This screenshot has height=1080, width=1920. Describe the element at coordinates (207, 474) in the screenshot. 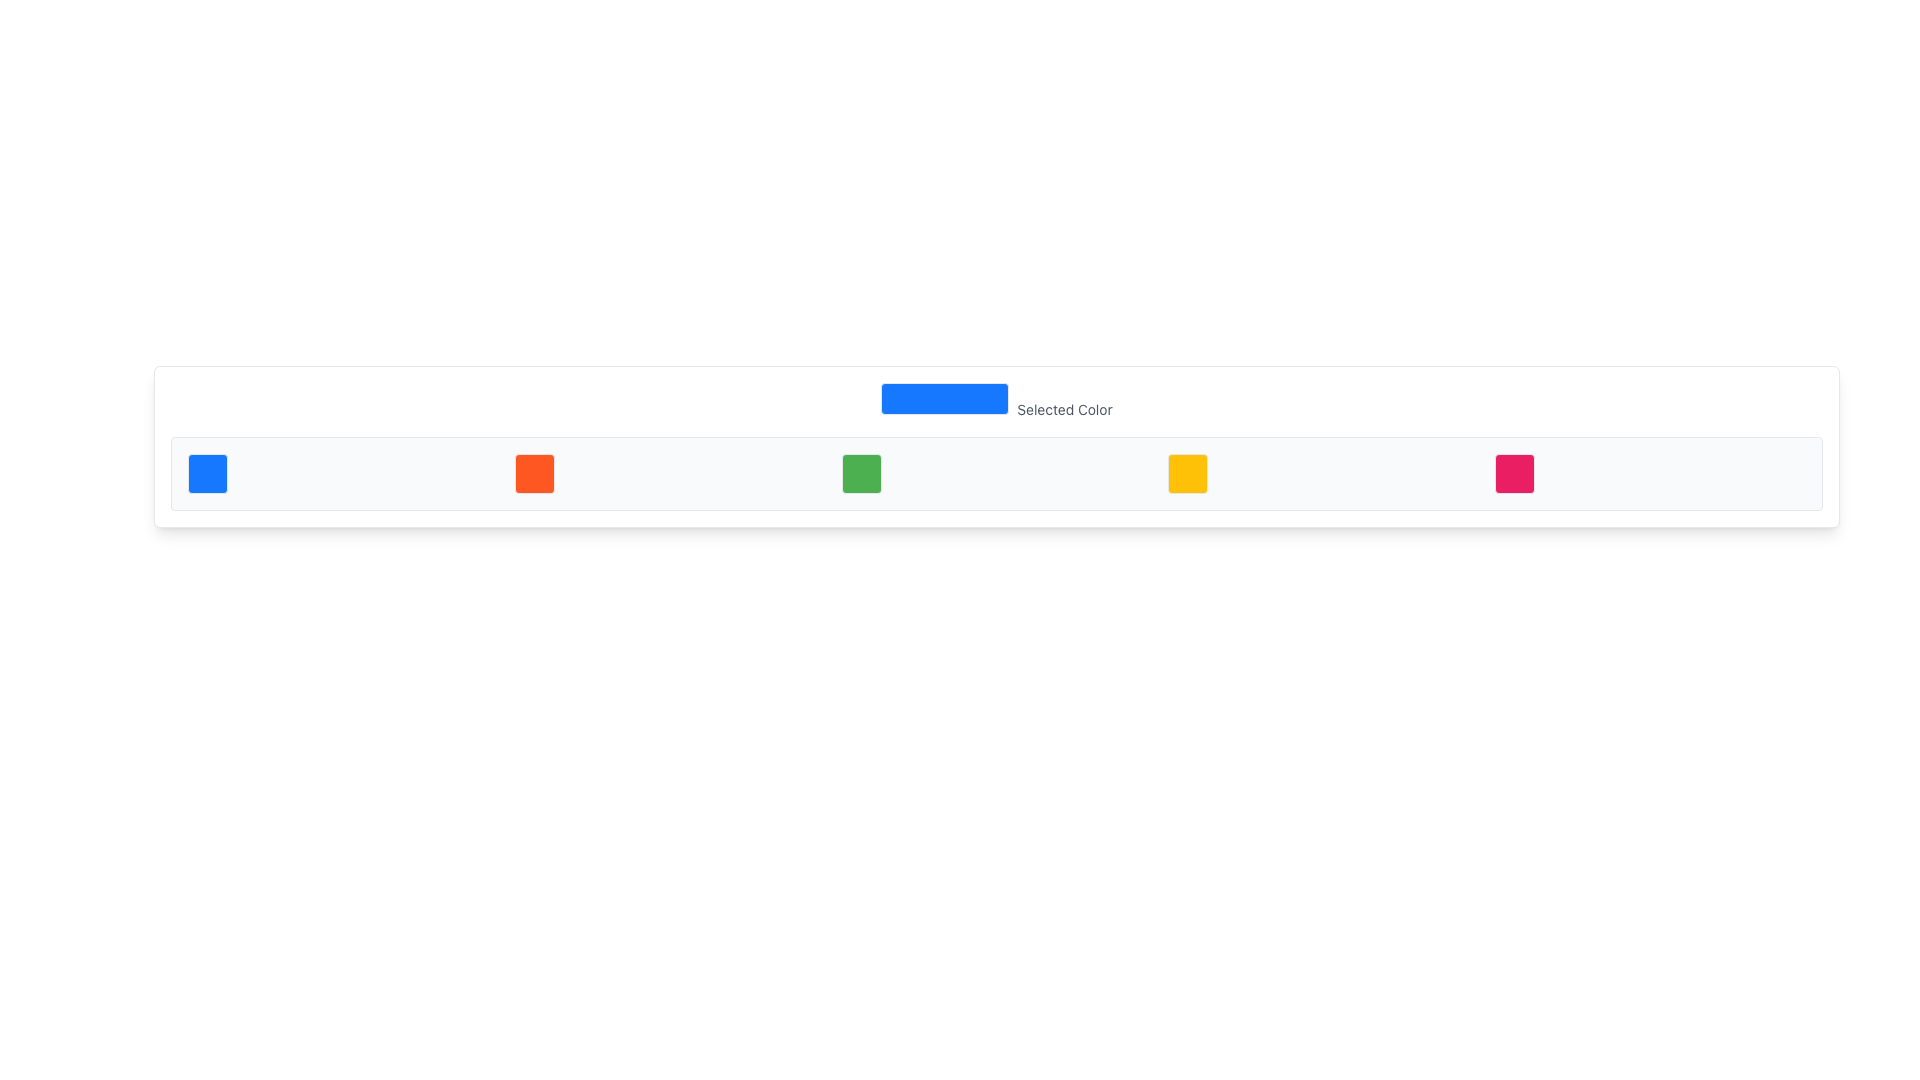

I see `the first square button in a row of five, positioned towards the top left, which serves as a color selection box` at that location.